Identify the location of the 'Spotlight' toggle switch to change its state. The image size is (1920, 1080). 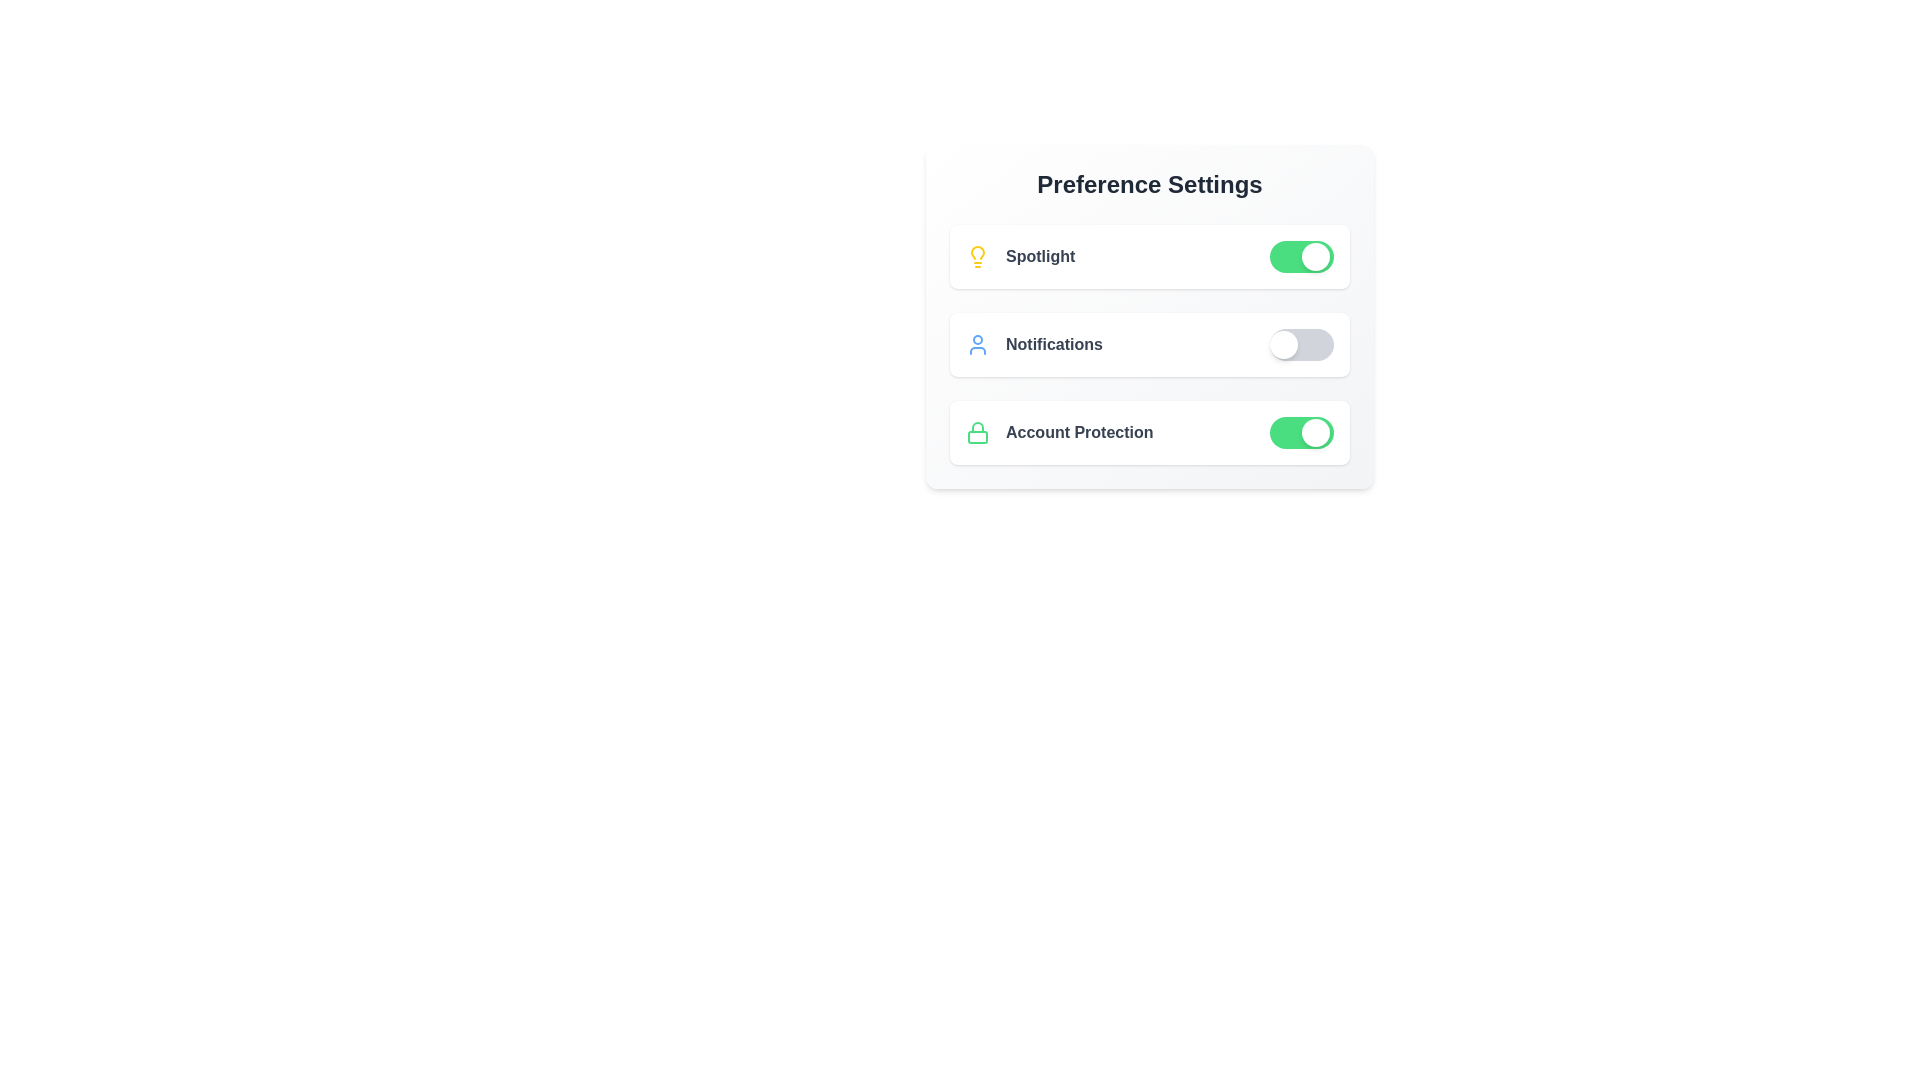
(1301, 256).